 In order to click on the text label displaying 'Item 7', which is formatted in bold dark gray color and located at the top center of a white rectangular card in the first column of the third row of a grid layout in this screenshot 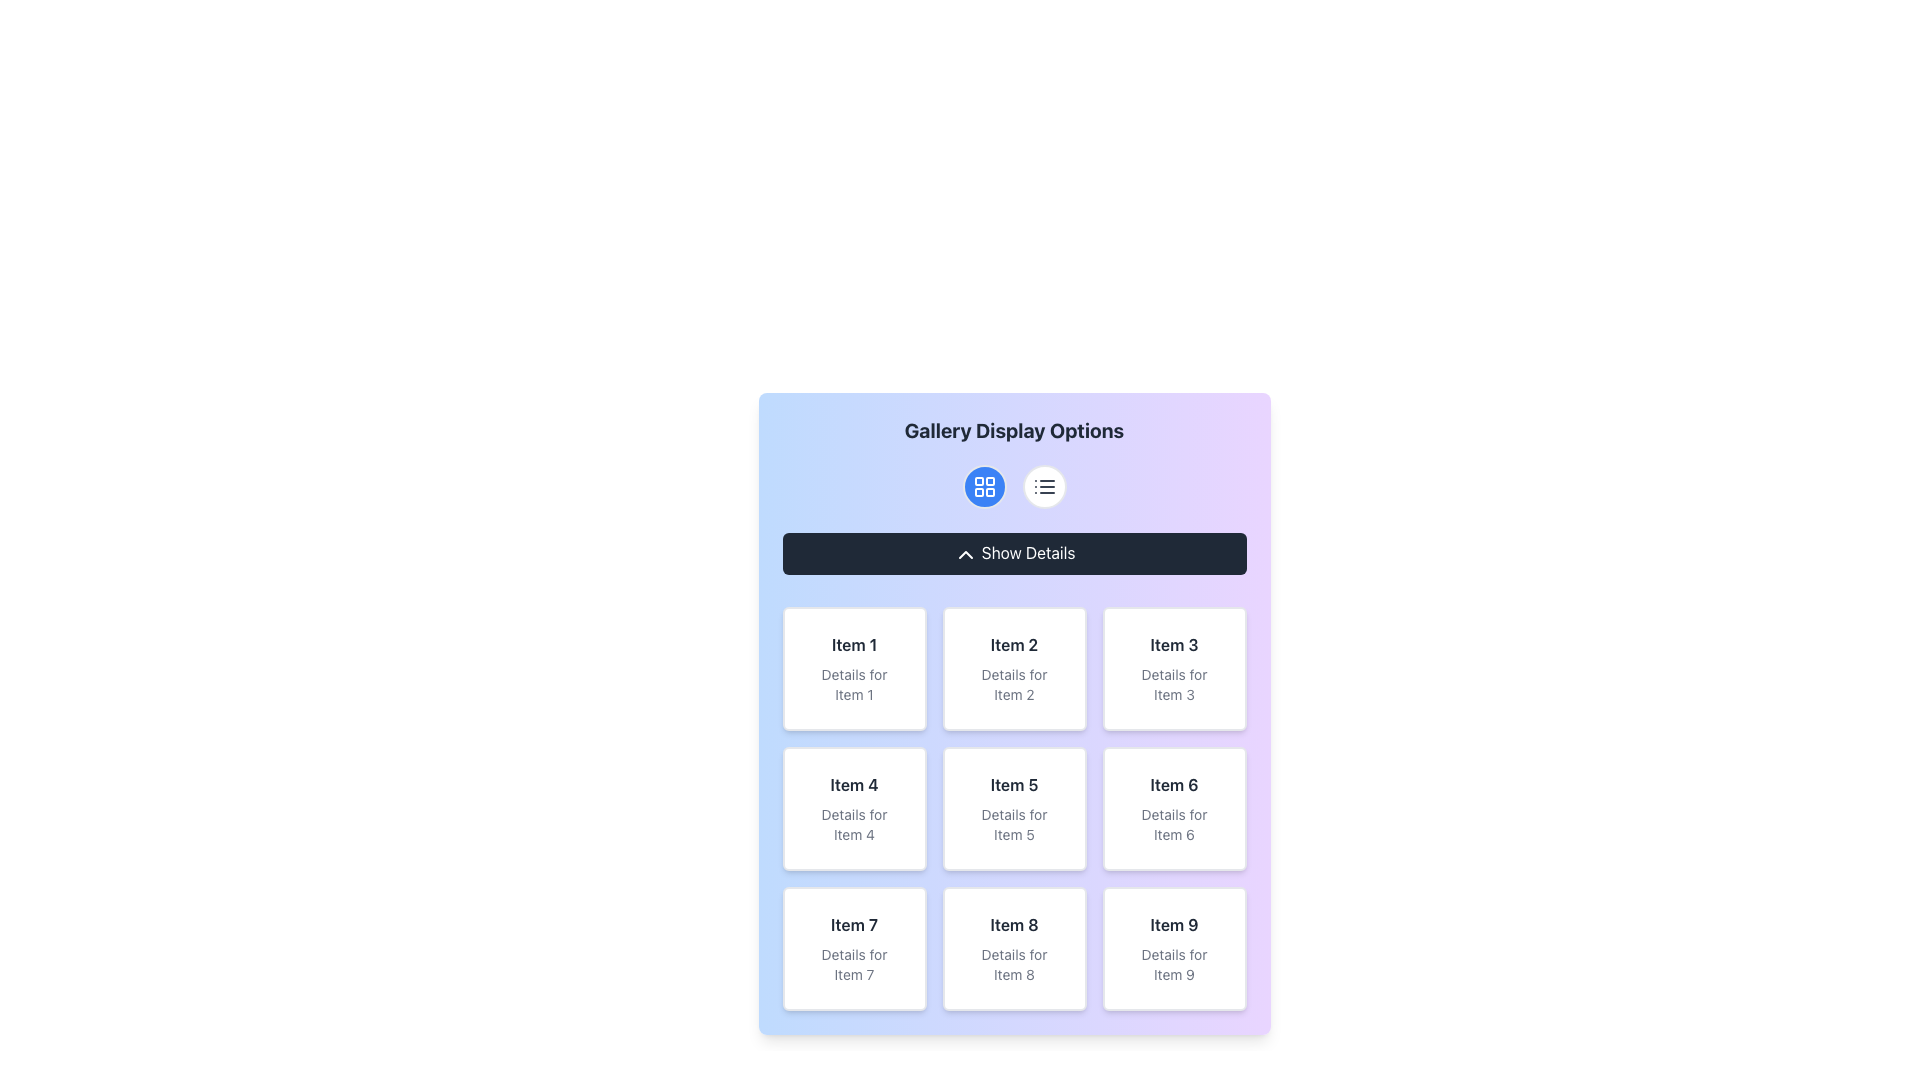, I will do `click(854, 924)`.